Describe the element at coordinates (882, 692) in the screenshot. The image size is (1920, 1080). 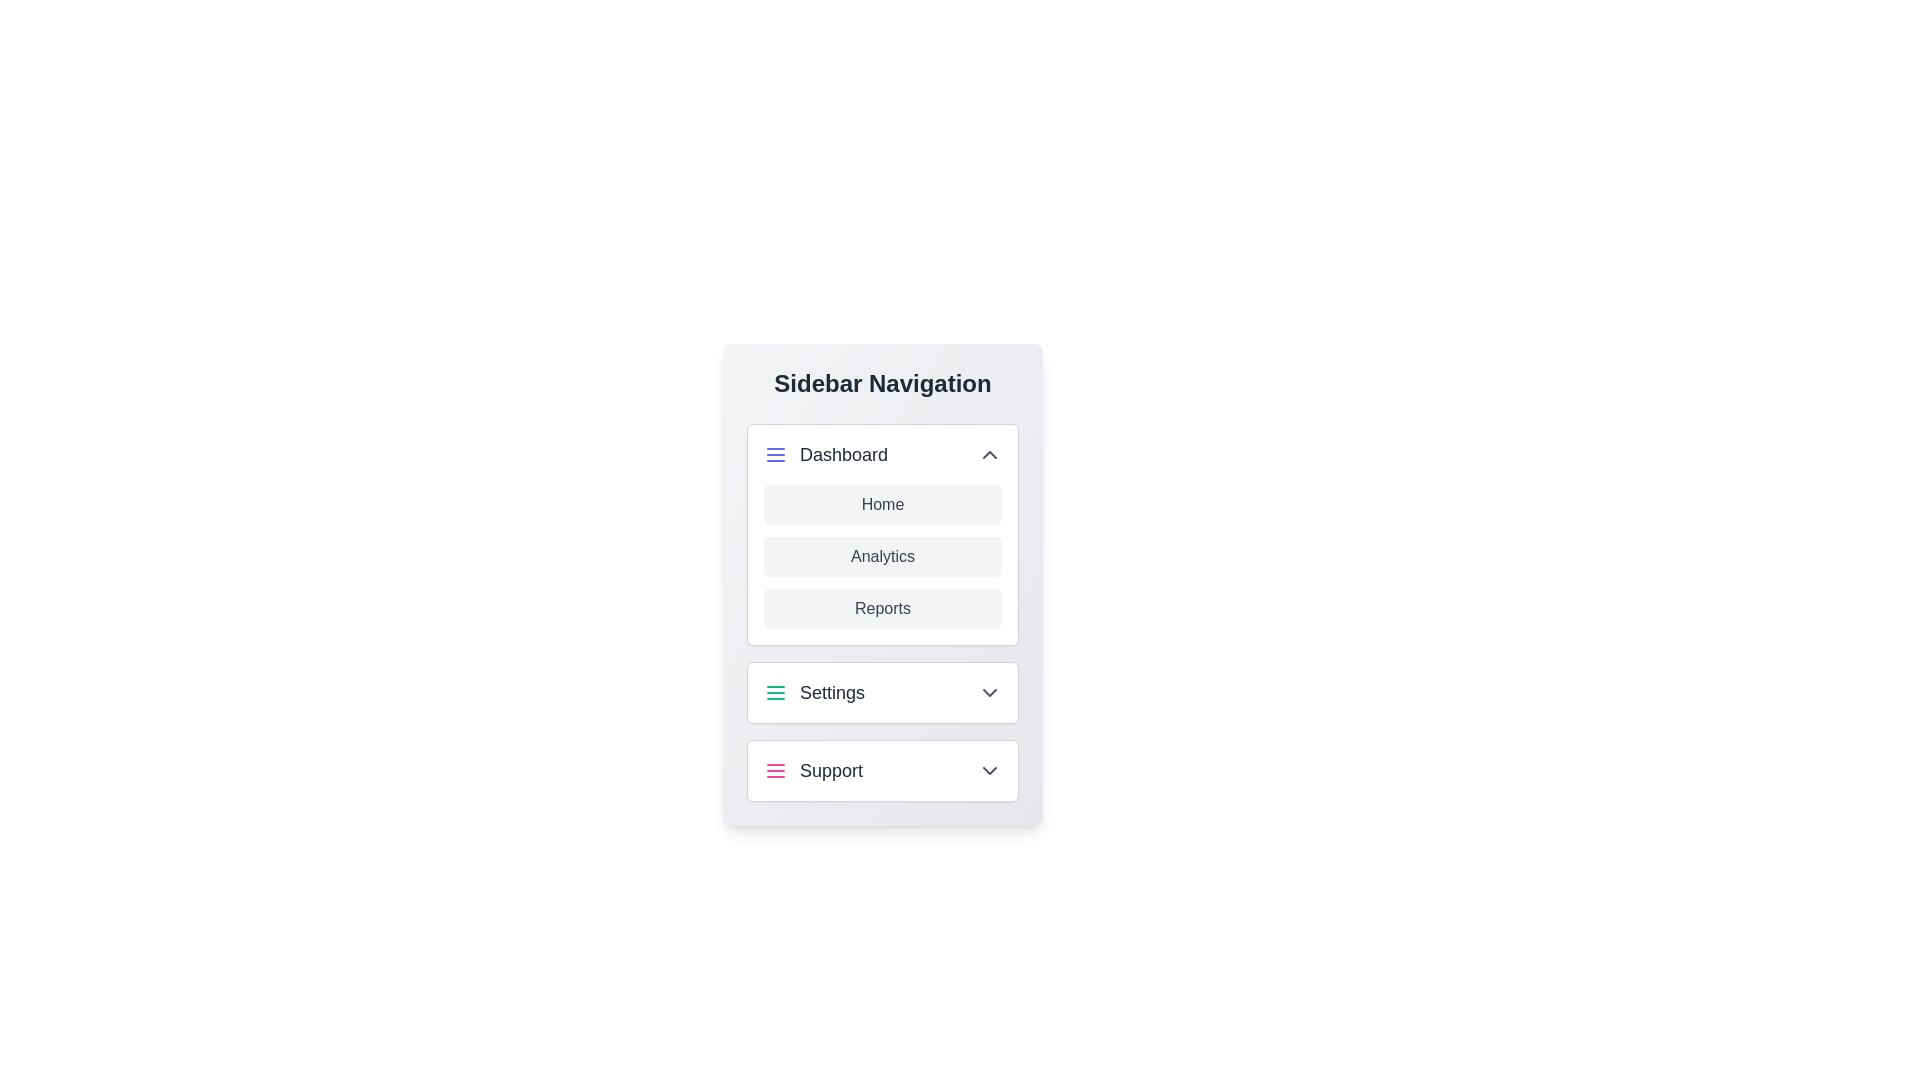
I see `the 'Settings' collapsible menu item in the sidebar navigation` at that location.